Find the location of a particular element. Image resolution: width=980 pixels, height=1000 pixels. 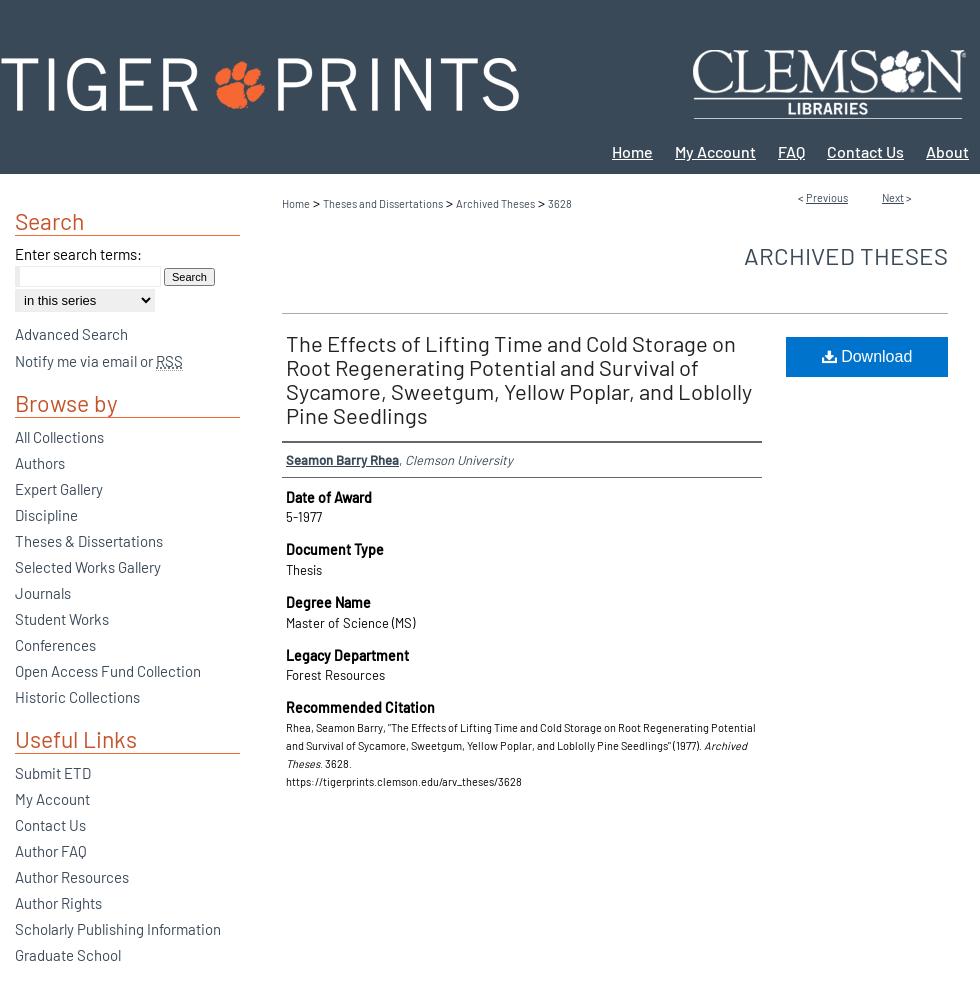

'Journals' is located at coordinates (43, 592).